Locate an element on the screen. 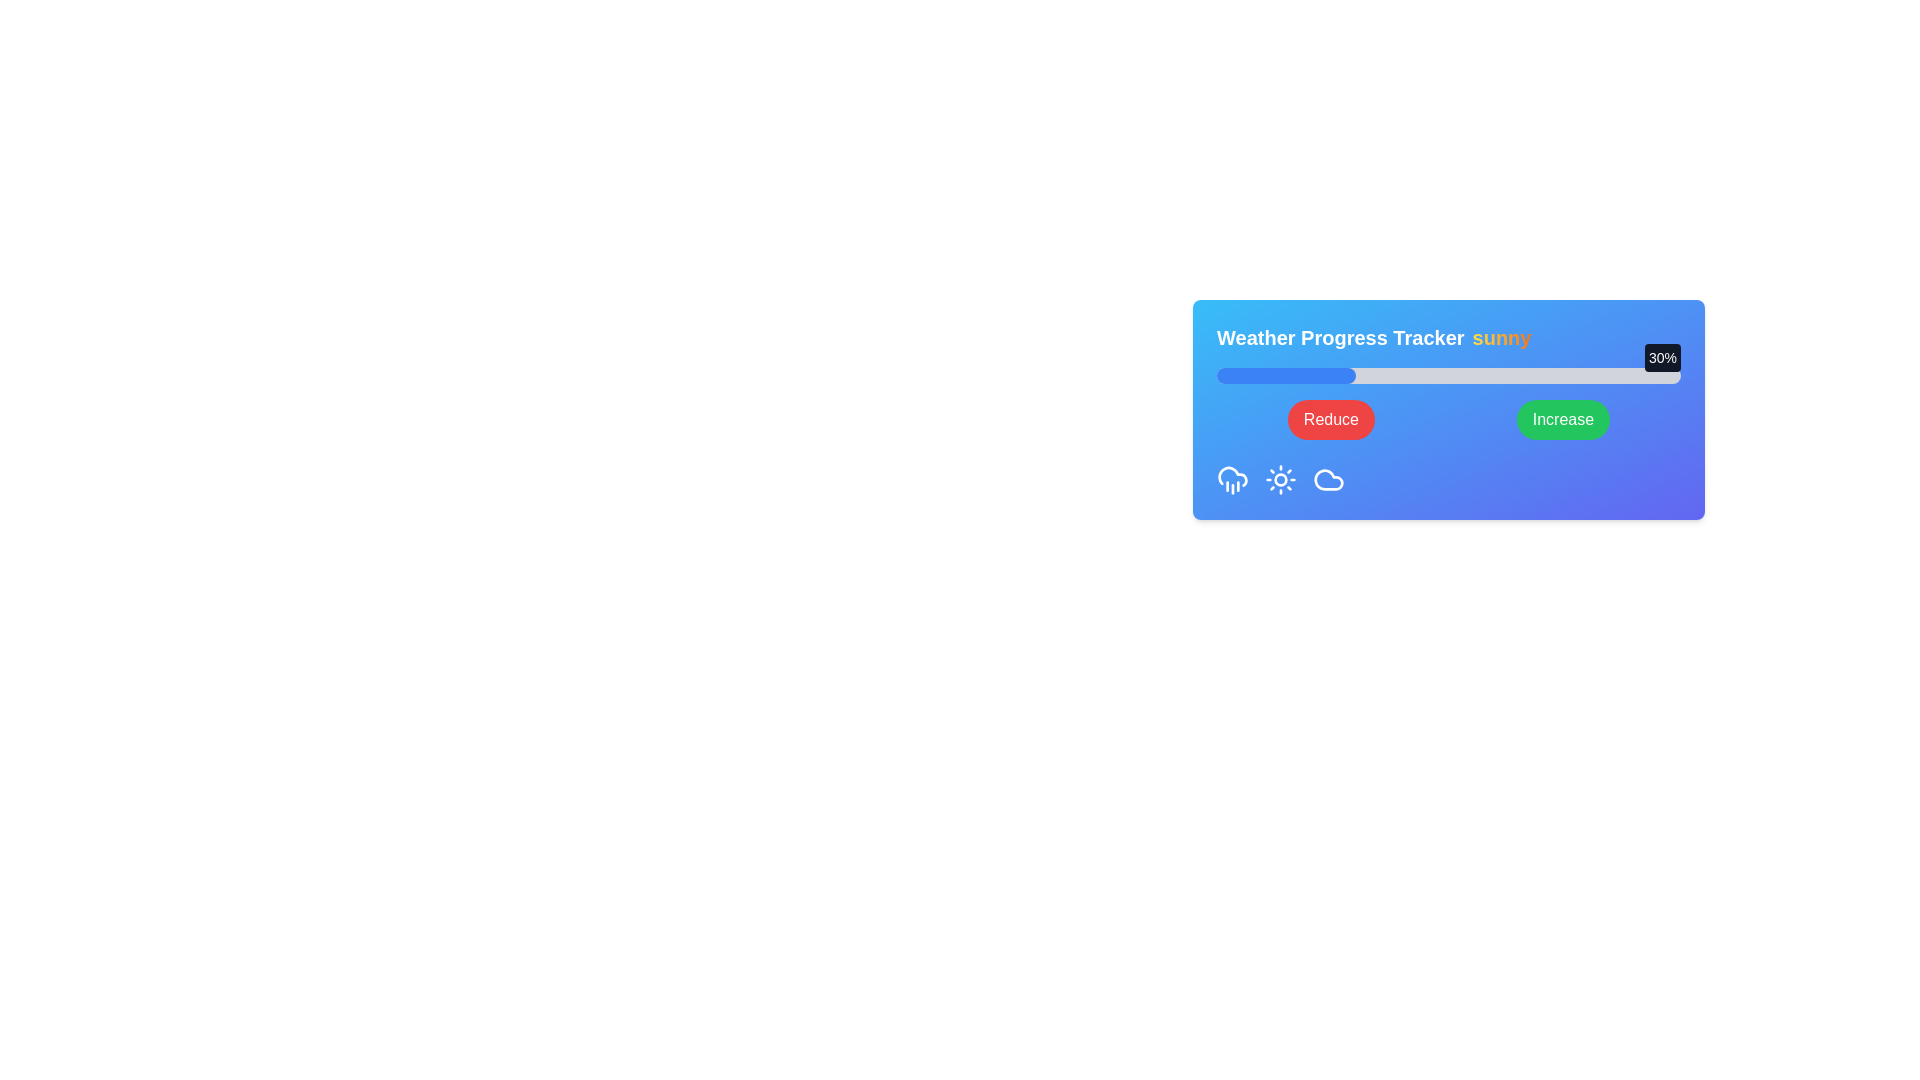 Image resolution: width=1920 pixels, height=1080 pixels. the leftmost cloud icon in the Weather Progress Tracker interface is located at coordinates (1329, 479).